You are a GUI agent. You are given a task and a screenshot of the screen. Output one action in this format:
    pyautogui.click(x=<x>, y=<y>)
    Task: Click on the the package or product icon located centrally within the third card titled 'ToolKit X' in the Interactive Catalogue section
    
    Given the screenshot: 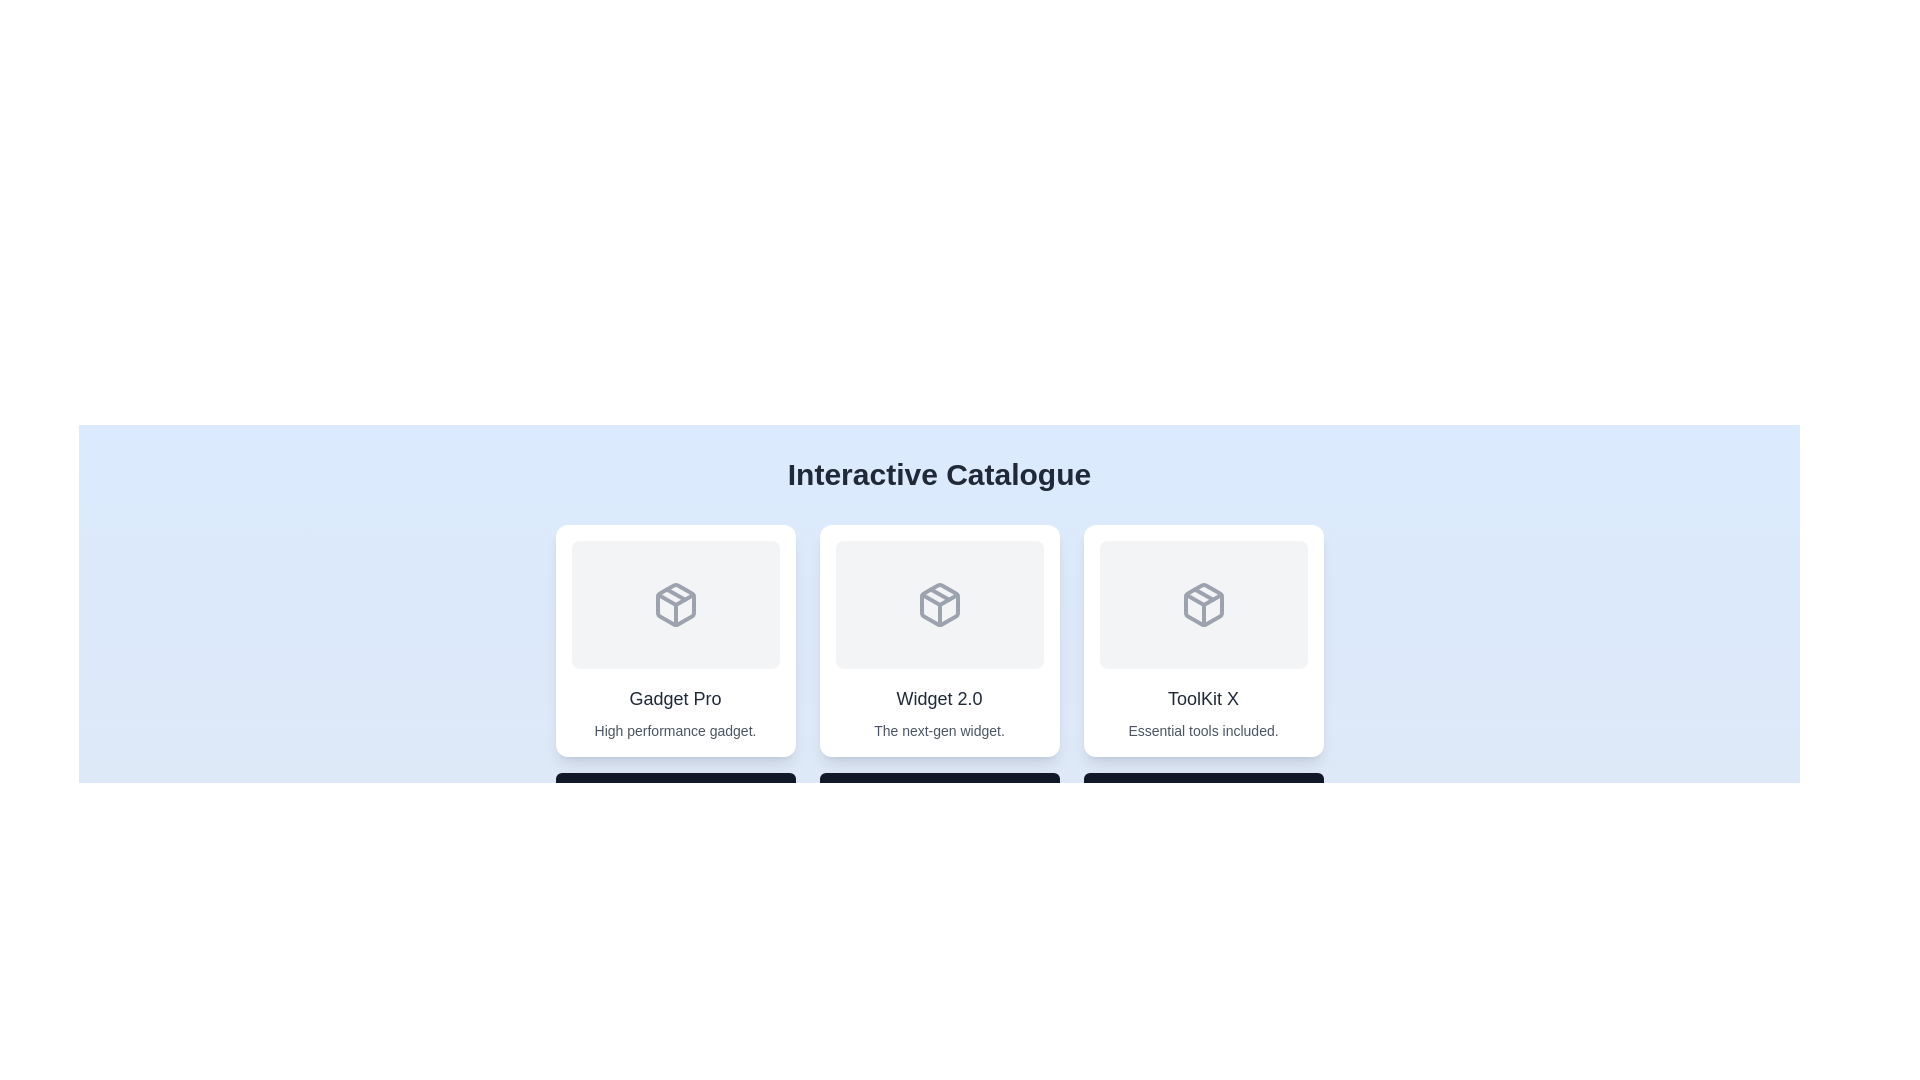 What is the action you would take?
    pyautogui.click(x=1202, y=604)
    